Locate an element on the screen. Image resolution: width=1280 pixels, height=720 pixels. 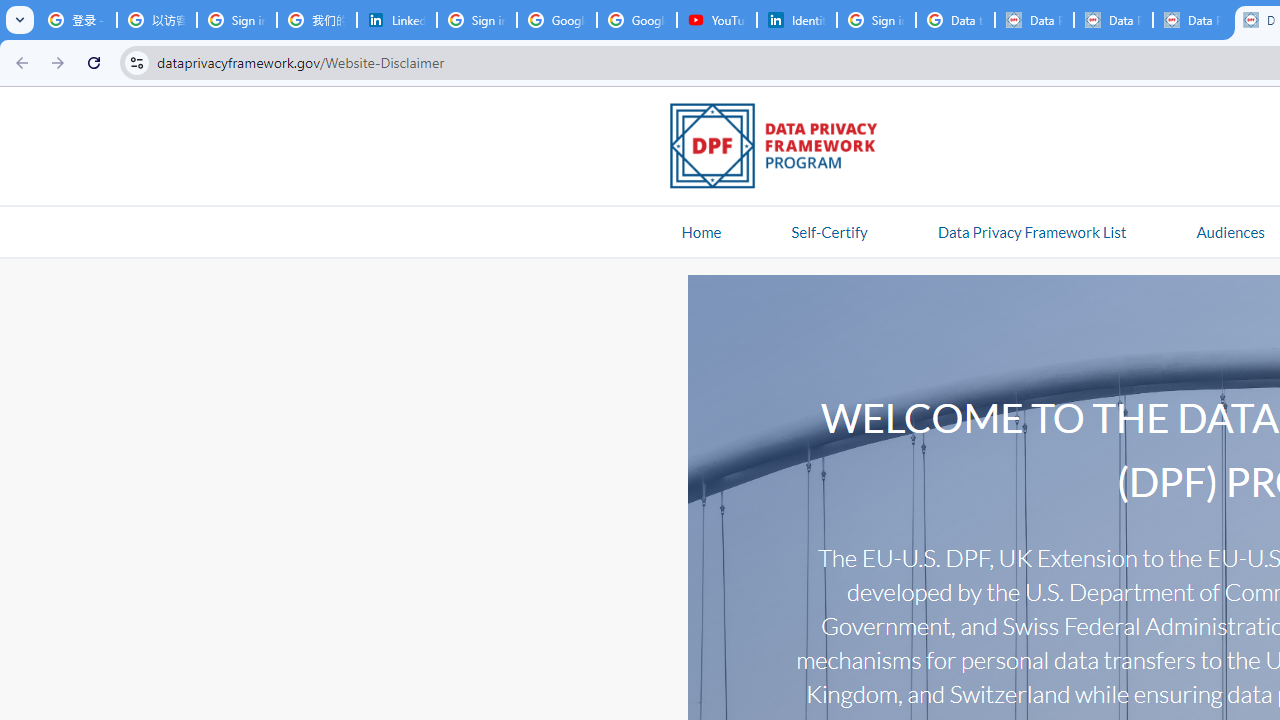
'LinkedIn Privacy Policy' is located at coordinates (396, 20).